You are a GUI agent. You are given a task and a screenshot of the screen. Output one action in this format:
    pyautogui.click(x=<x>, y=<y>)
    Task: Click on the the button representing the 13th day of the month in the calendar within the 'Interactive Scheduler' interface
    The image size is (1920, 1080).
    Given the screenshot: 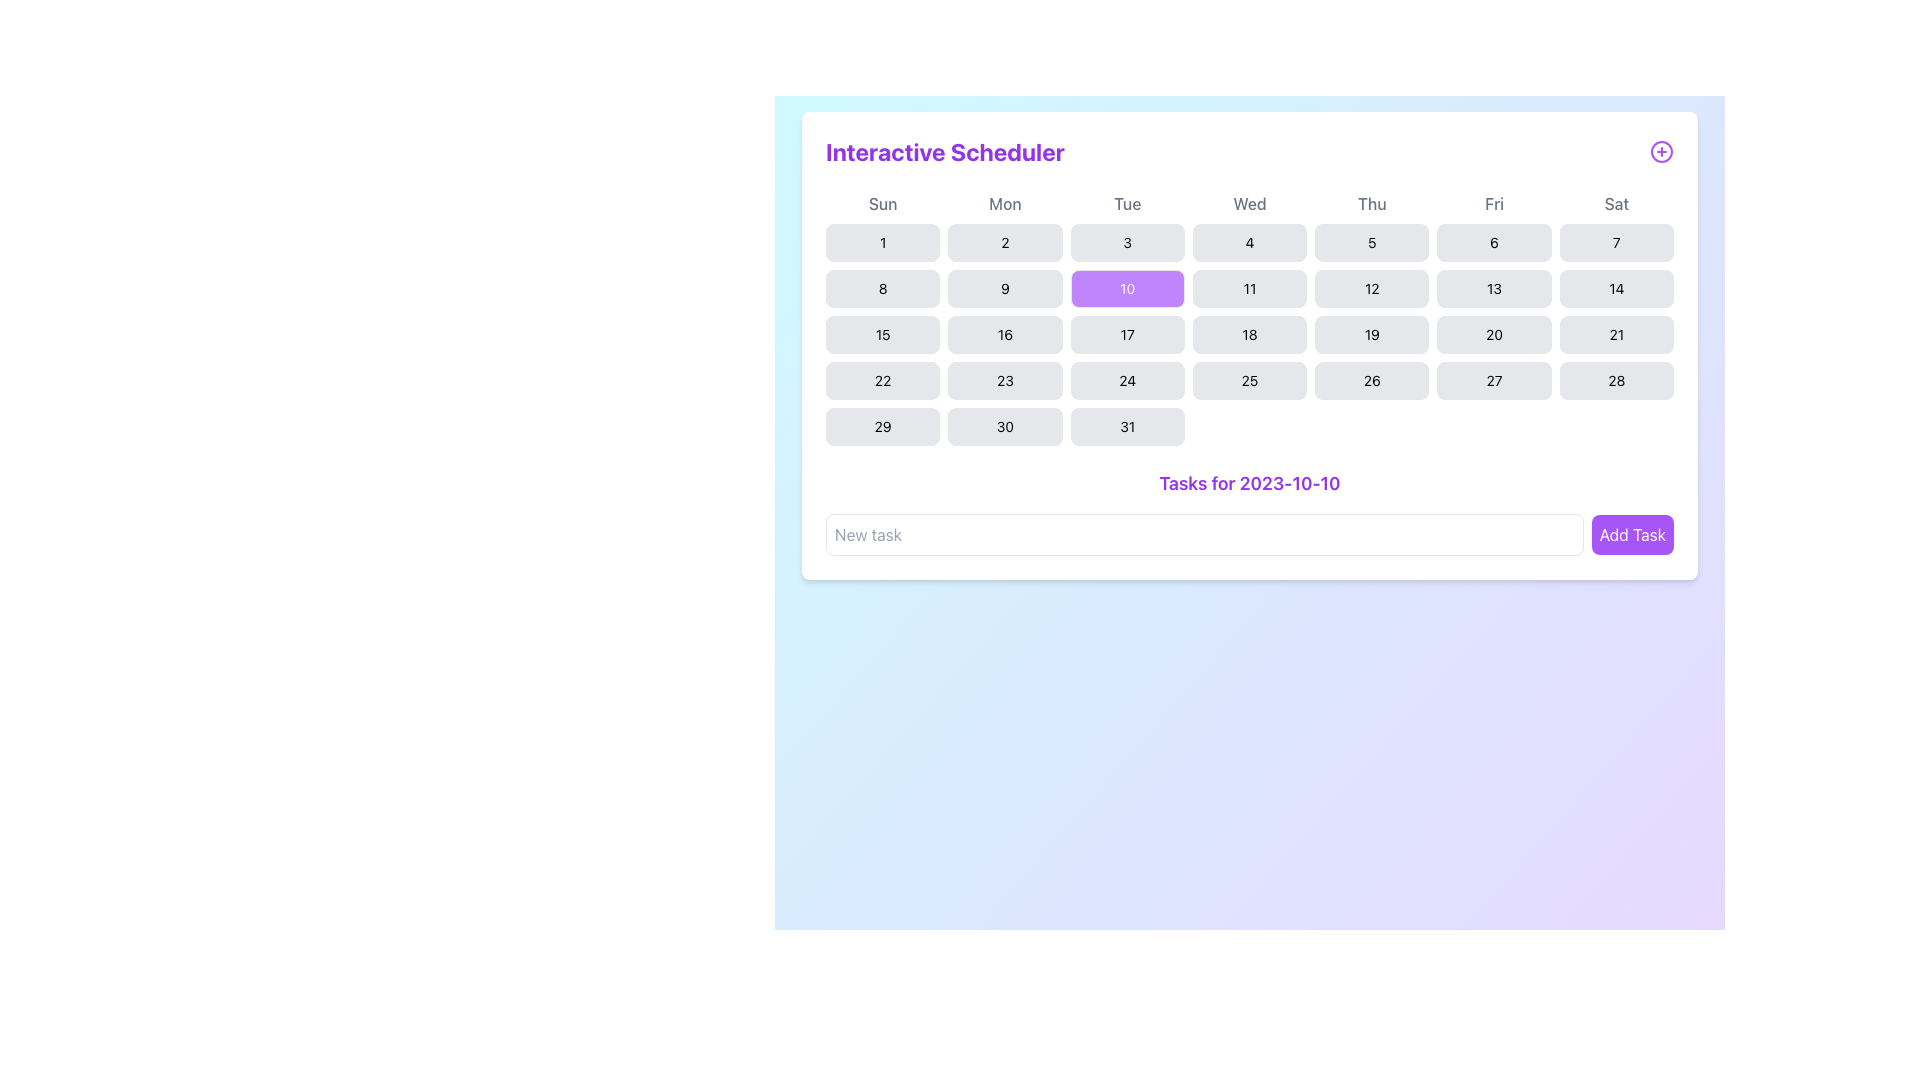 What is the action you would take?
    pyautogui.click(x=1493, y=289)
    